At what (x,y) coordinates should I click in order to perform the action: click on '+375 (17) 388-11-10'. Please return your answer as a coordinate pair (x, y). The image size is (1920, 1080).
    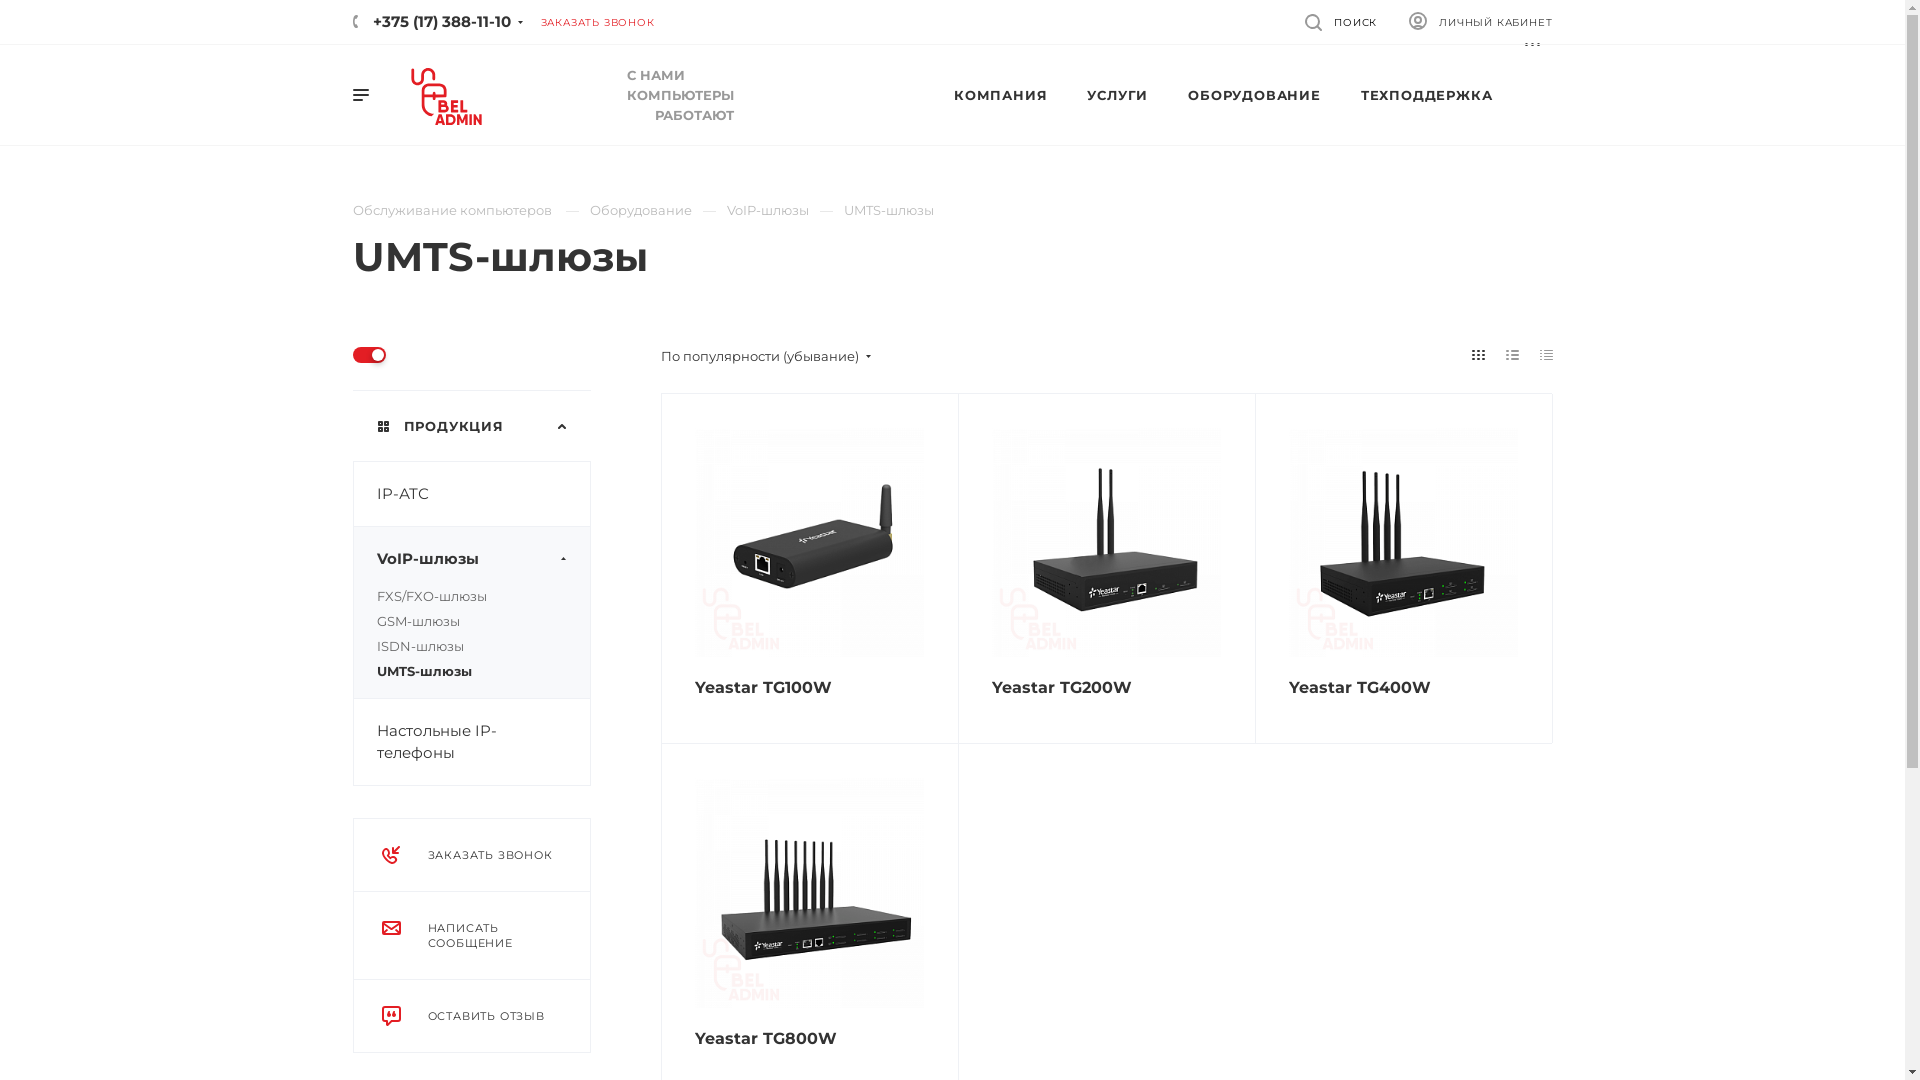
    Looking at the image, I should click on (430, 21).